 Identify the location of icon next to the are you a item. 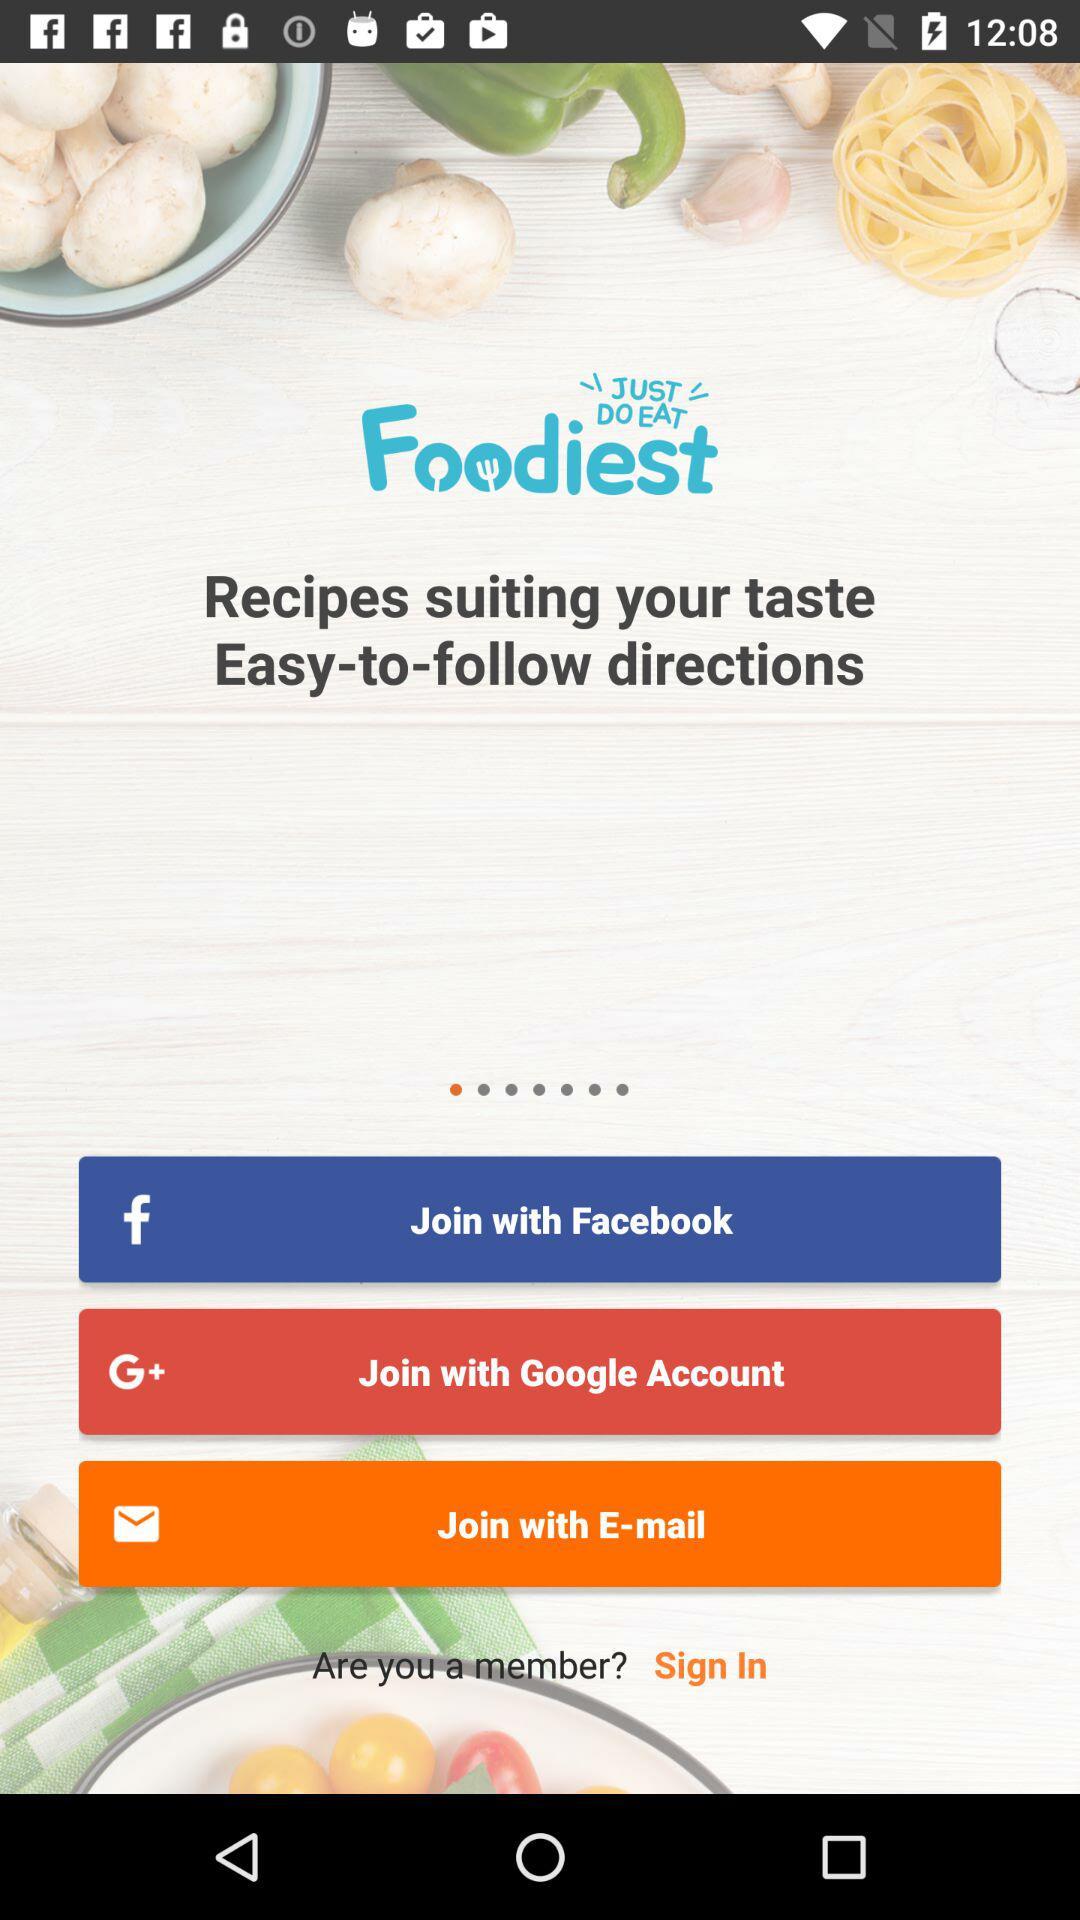
(709, 1664).